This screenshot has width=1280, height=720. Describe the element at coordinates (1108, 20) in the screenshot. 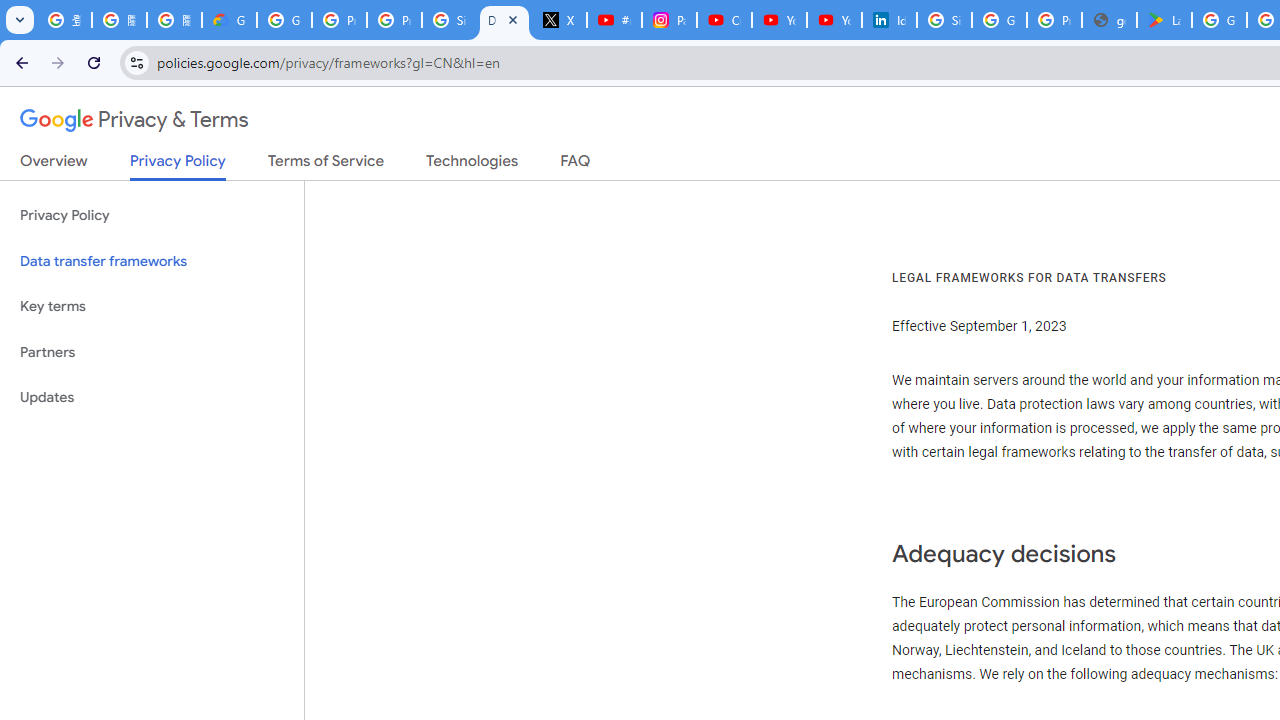

I see `'google_privacy_policy_en.pdf'` at that location.